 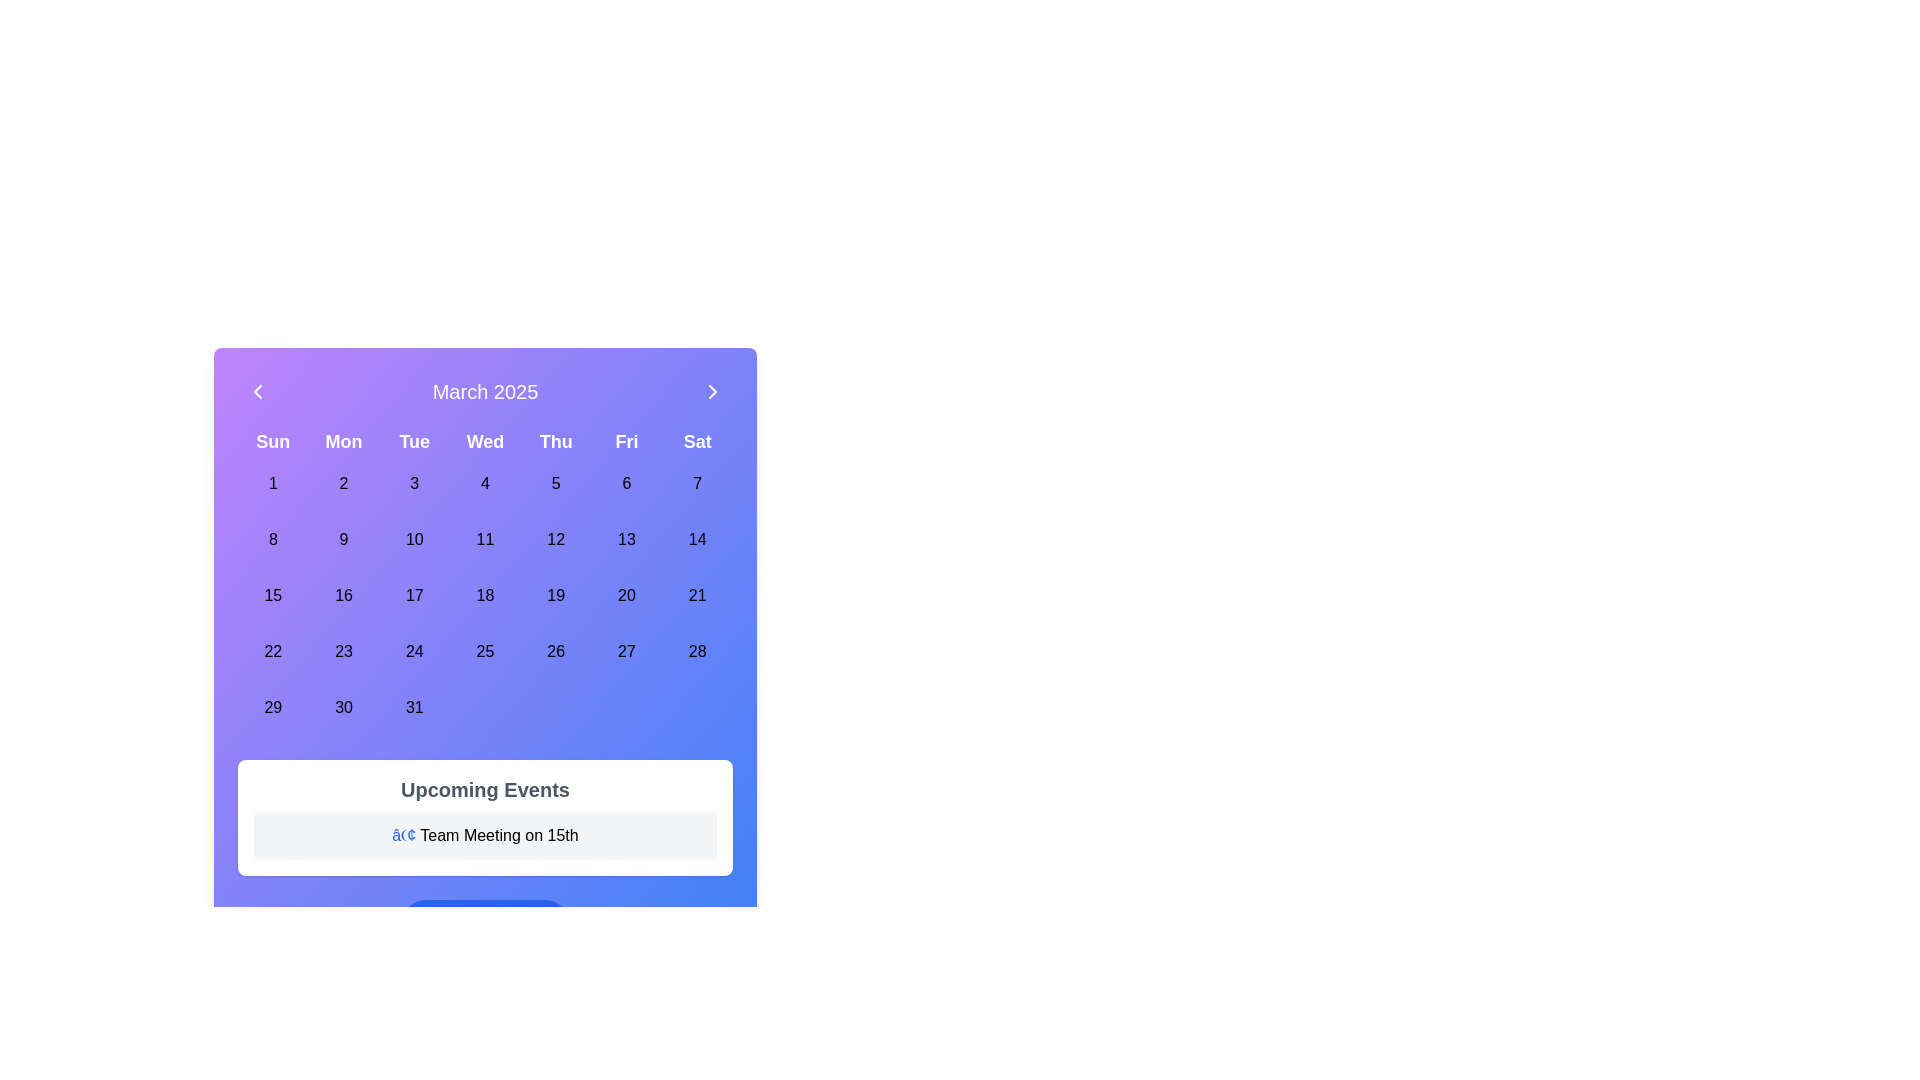 I want to click on the Interactive calendar date button representing the 15th day of the month, so click(x=272, y=595).